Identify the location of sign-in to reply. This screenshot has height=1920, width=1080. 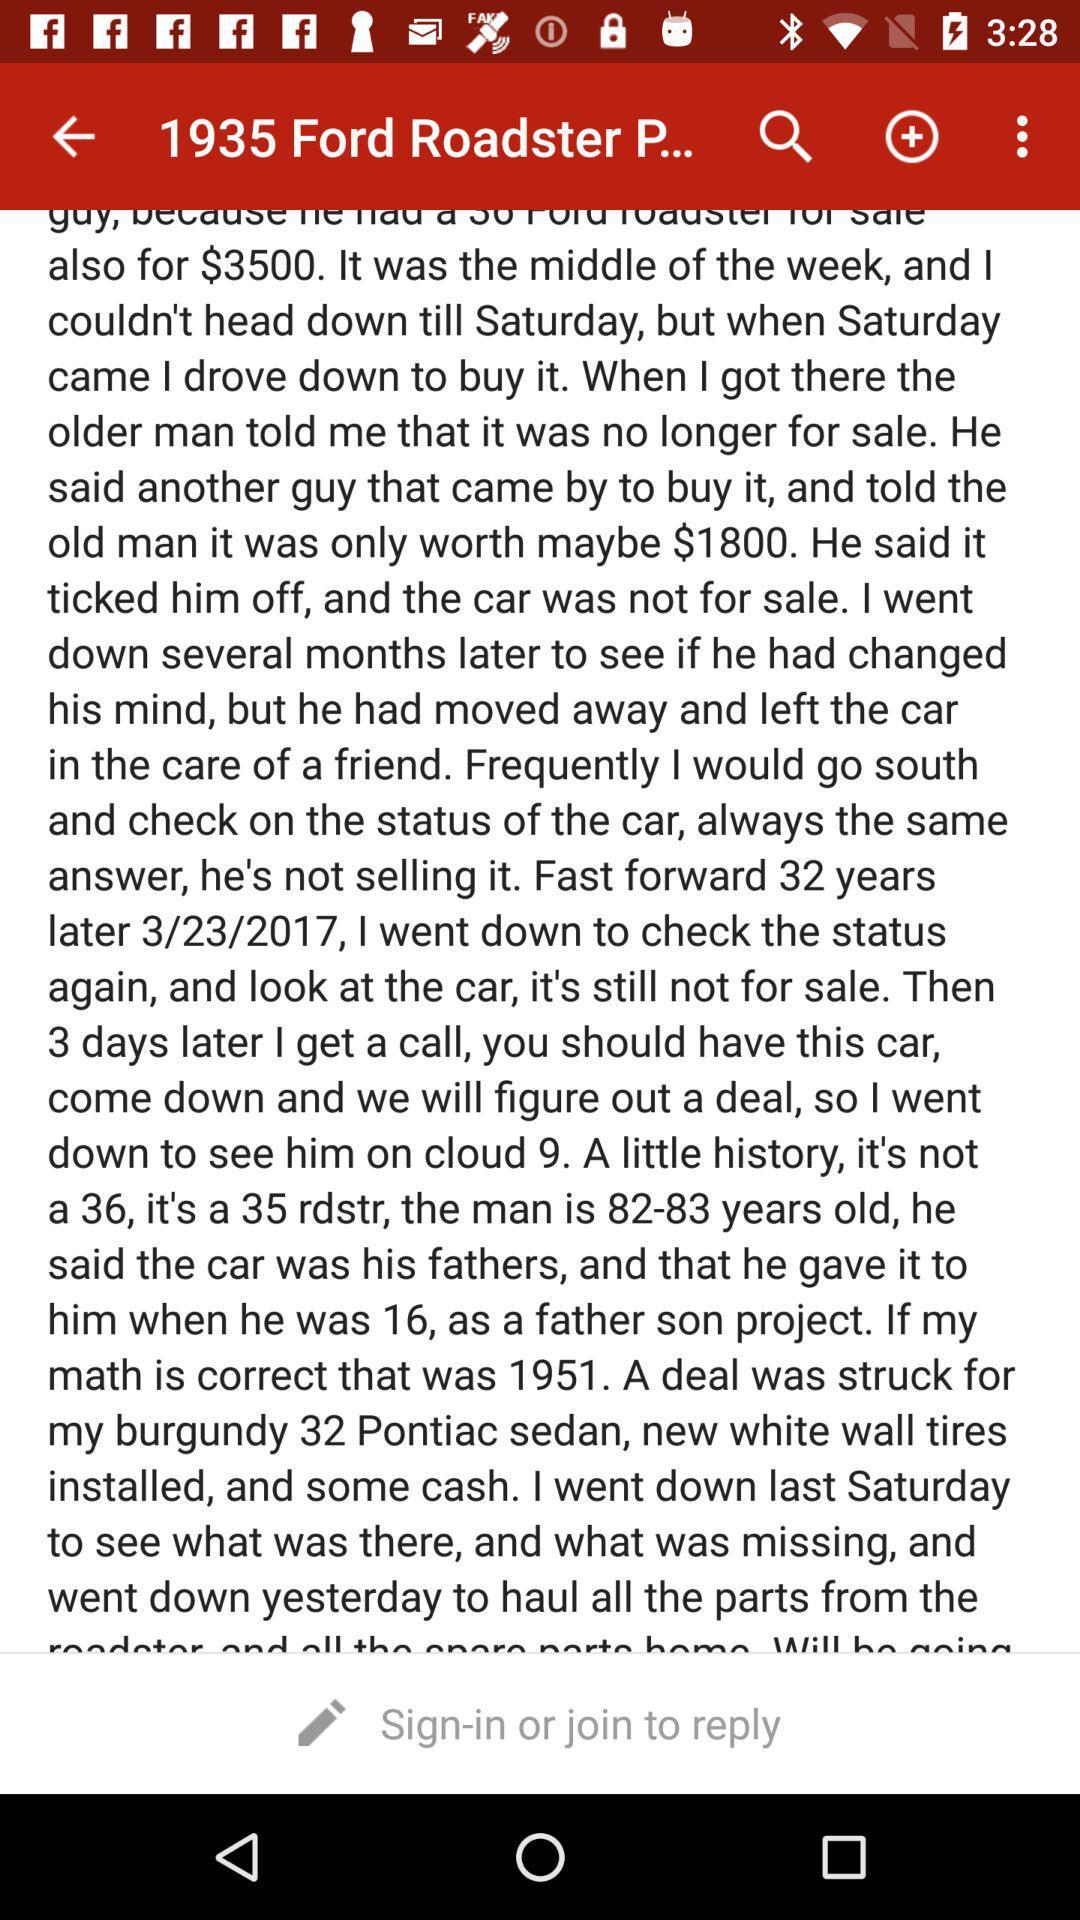
(540, 1721).